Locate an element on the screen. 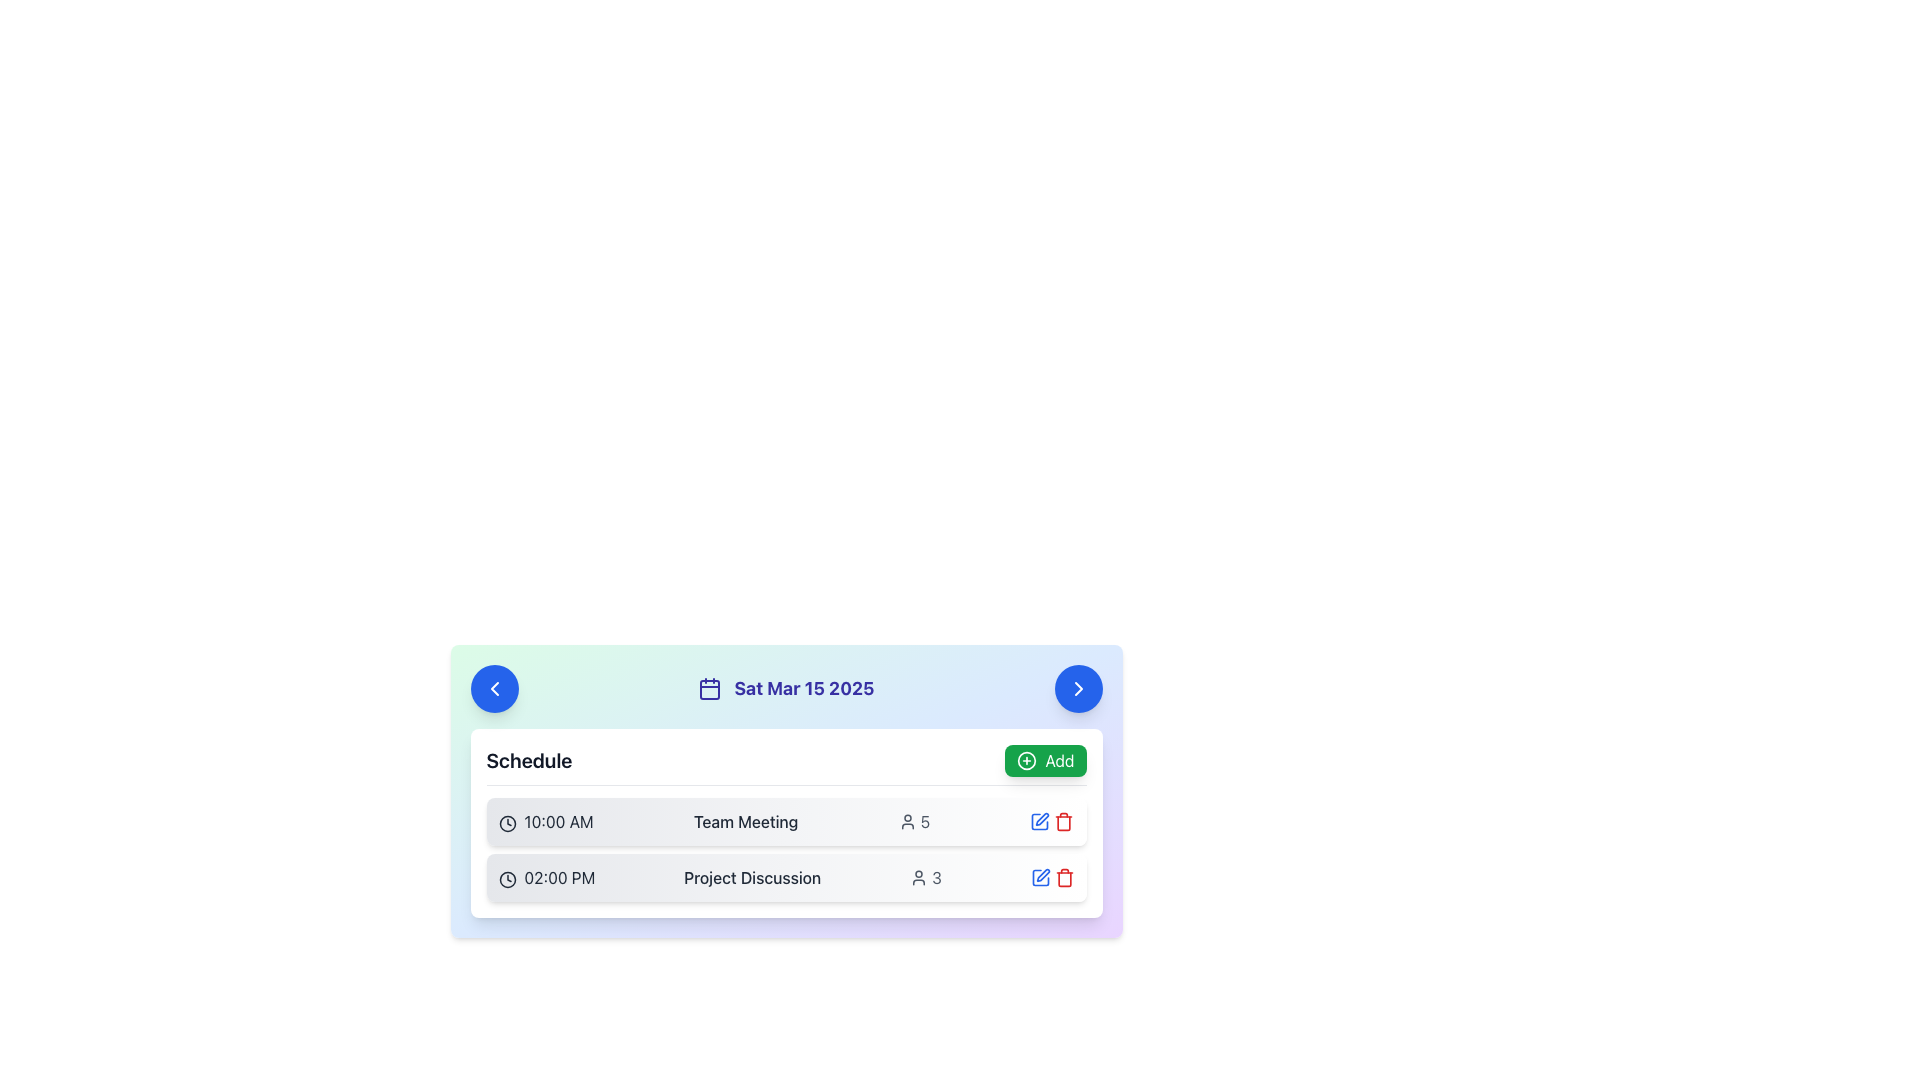 The height and width of the screenshot is (1080, 1920). the navigational button located at the top-right corner of the section containing the date 'Sat Mar 15 2025' is located at coordinates (1077, 688).